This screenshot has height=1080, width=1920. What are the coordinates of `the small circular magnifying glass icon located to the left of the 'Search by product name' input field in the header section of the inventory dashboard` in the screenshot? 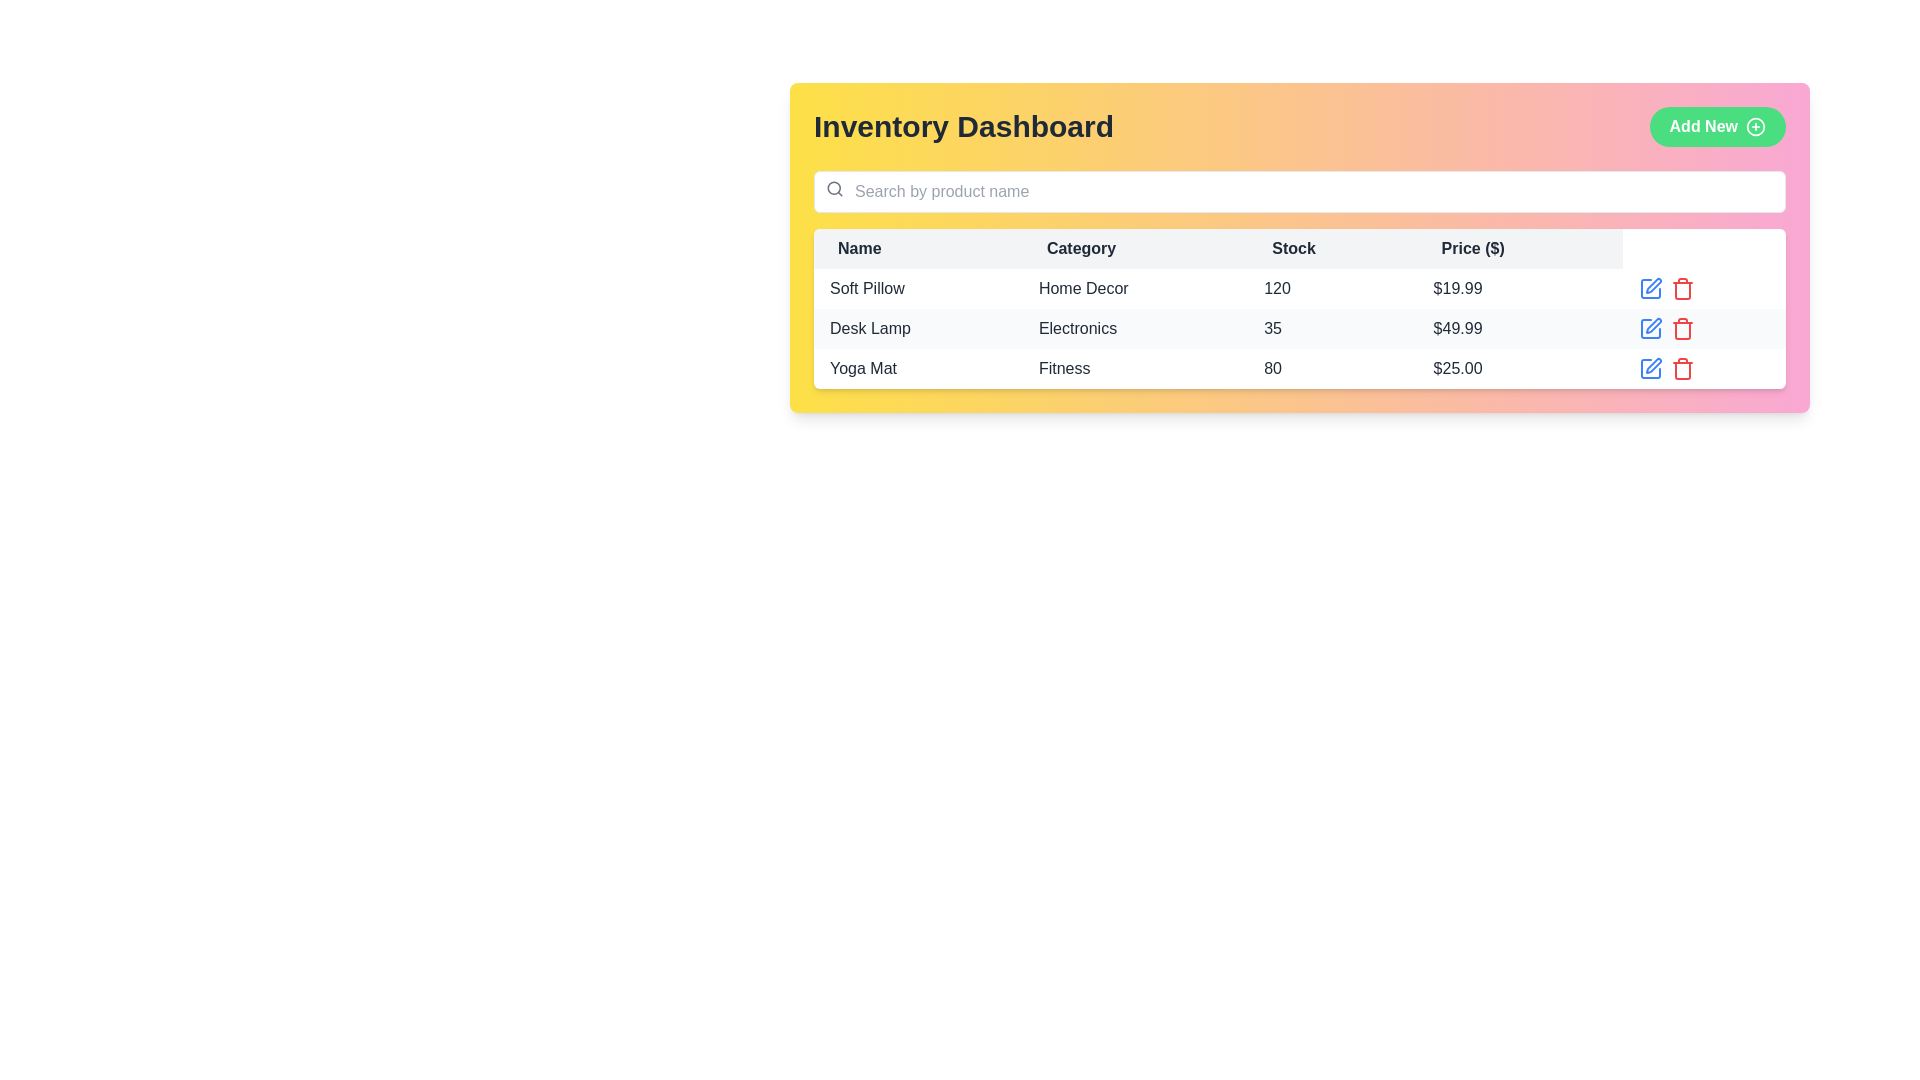 It's located at (834, 188).